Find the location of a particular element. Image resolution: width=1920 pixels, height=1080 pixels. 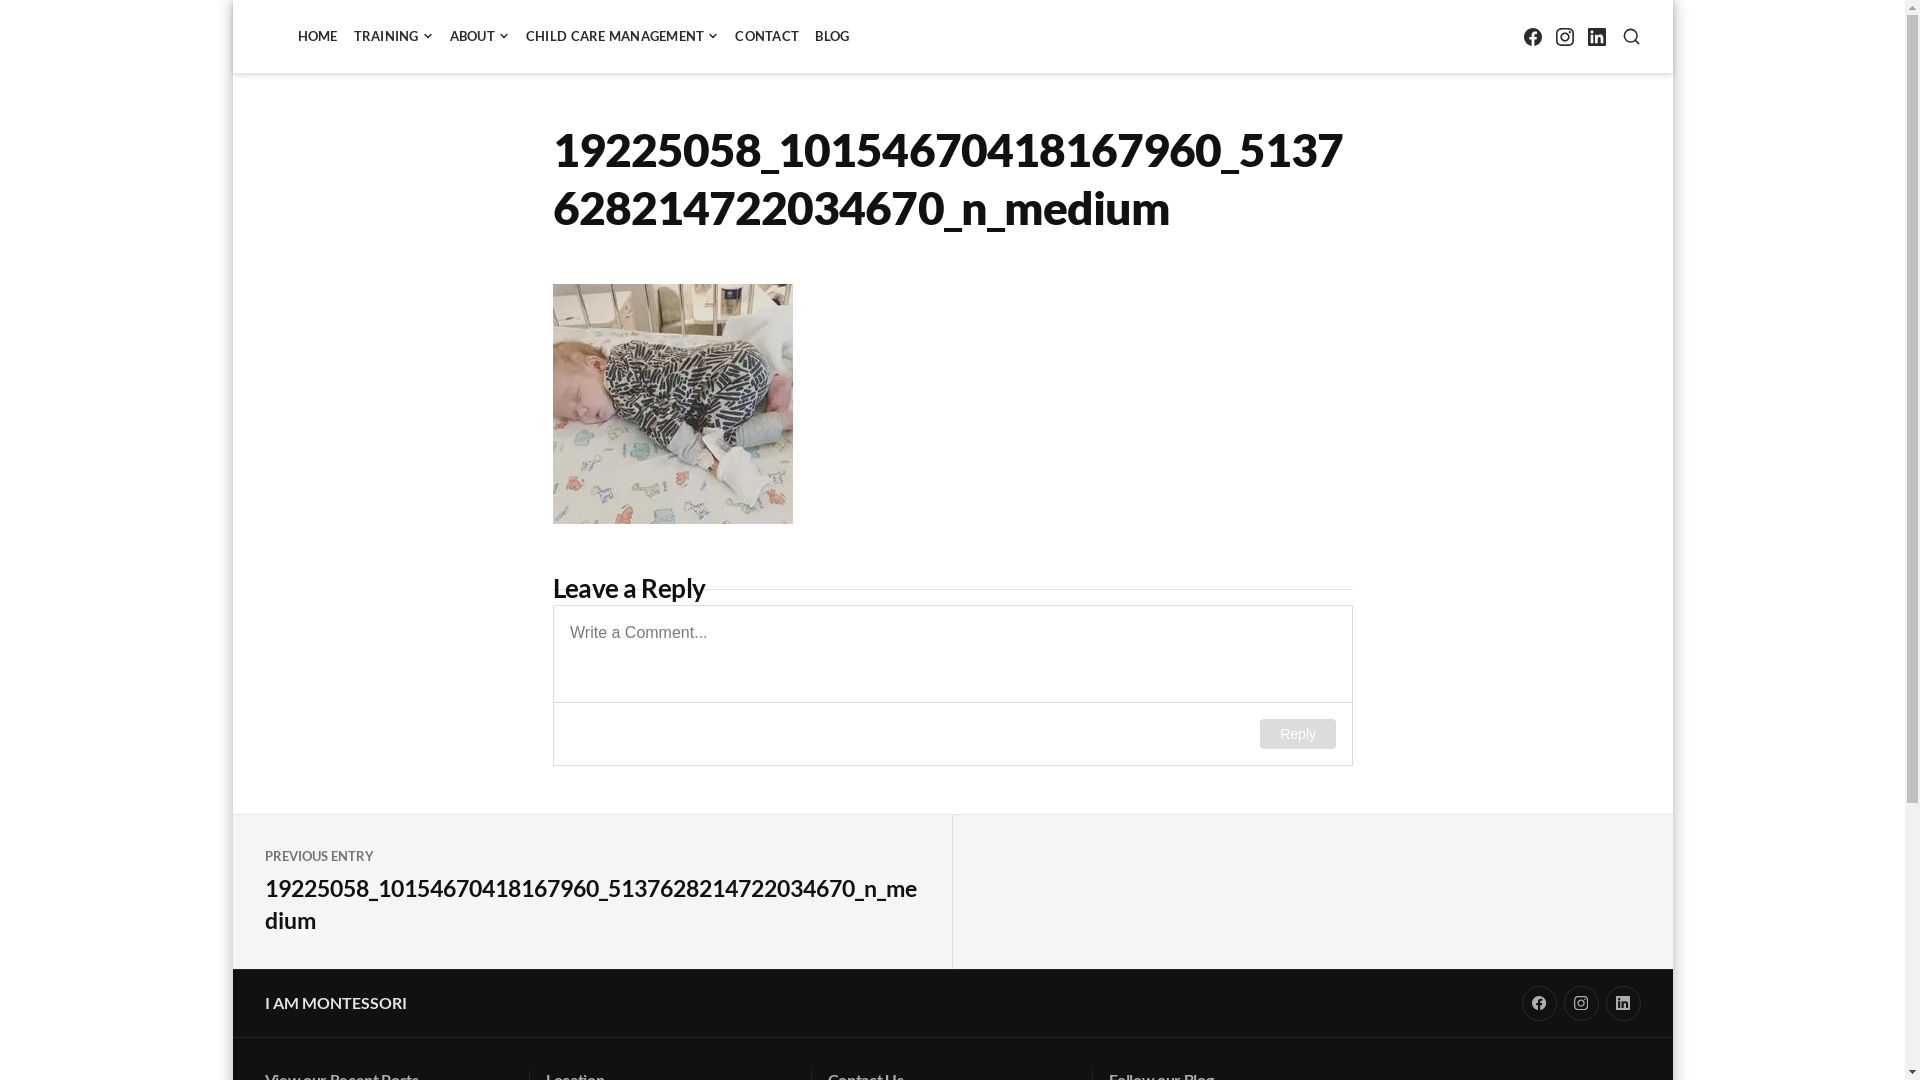

'LinkedIn' is located at coordinates (1595, 36).